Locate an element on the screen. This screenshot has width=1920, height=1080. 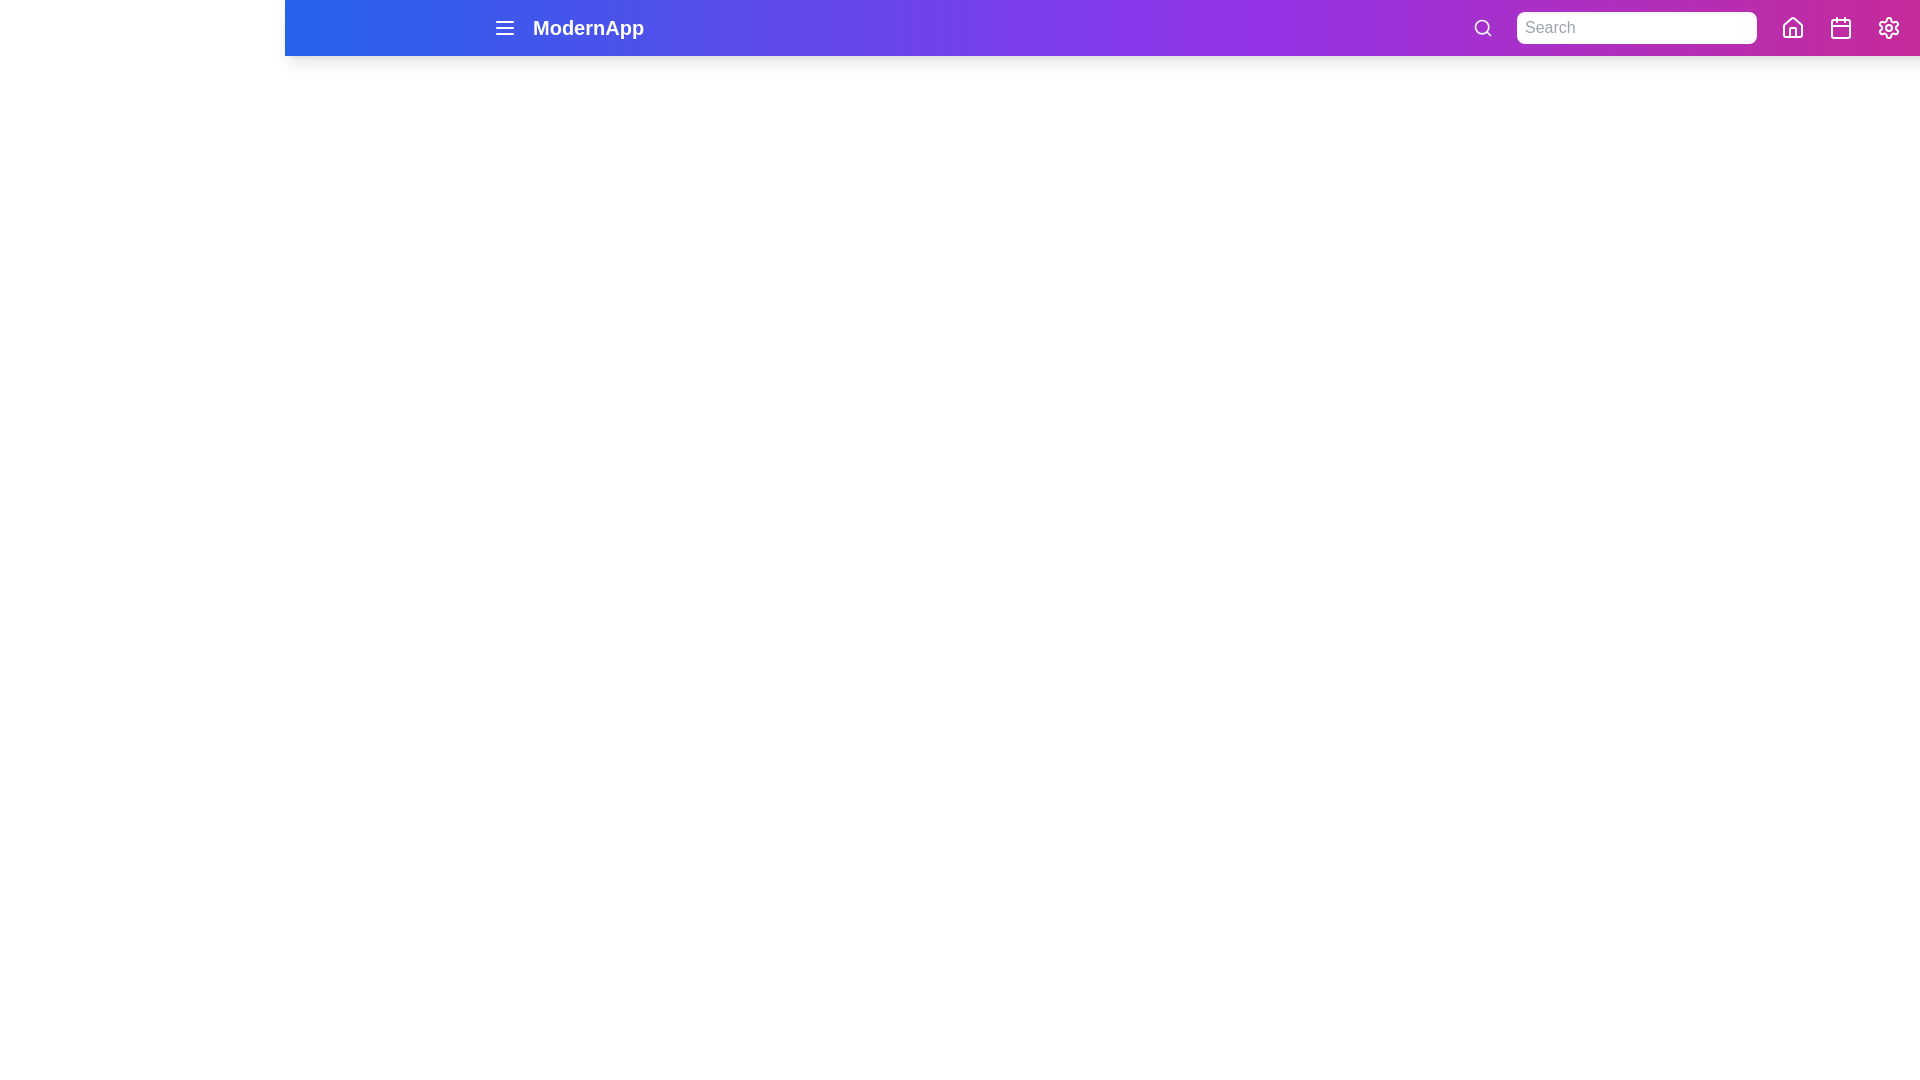
the Text Label located in the top navigation bar, which serves as the title or branding identifier for the application, positioned to the right of the hamburger menu icon is located at coordinates (587, 27).